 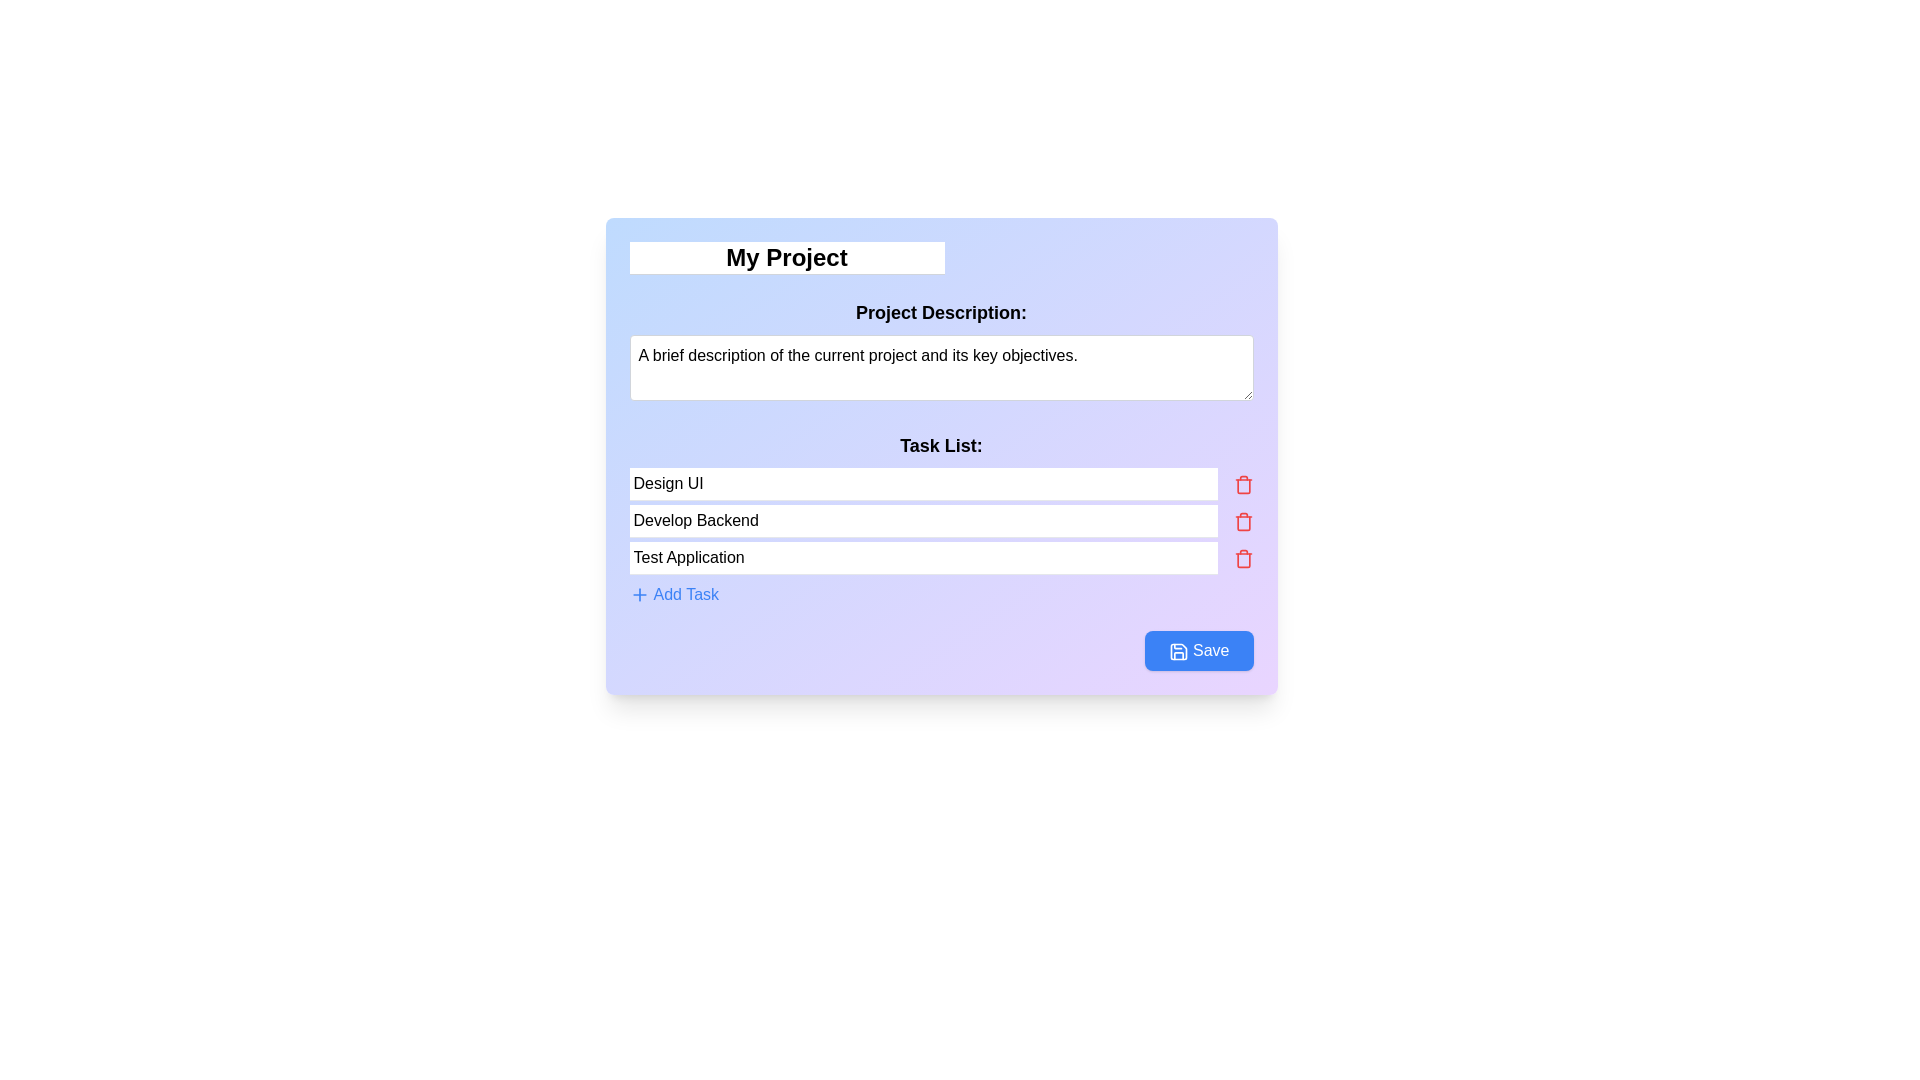 What do you see at coordinates (940, 456) in the screenshot?
I see `the heading text element that displays 'Task List:' which is styled in bold and located within a blue to purple gradient background, positioned centrally in the form layout` at bounding box center [940, 456].